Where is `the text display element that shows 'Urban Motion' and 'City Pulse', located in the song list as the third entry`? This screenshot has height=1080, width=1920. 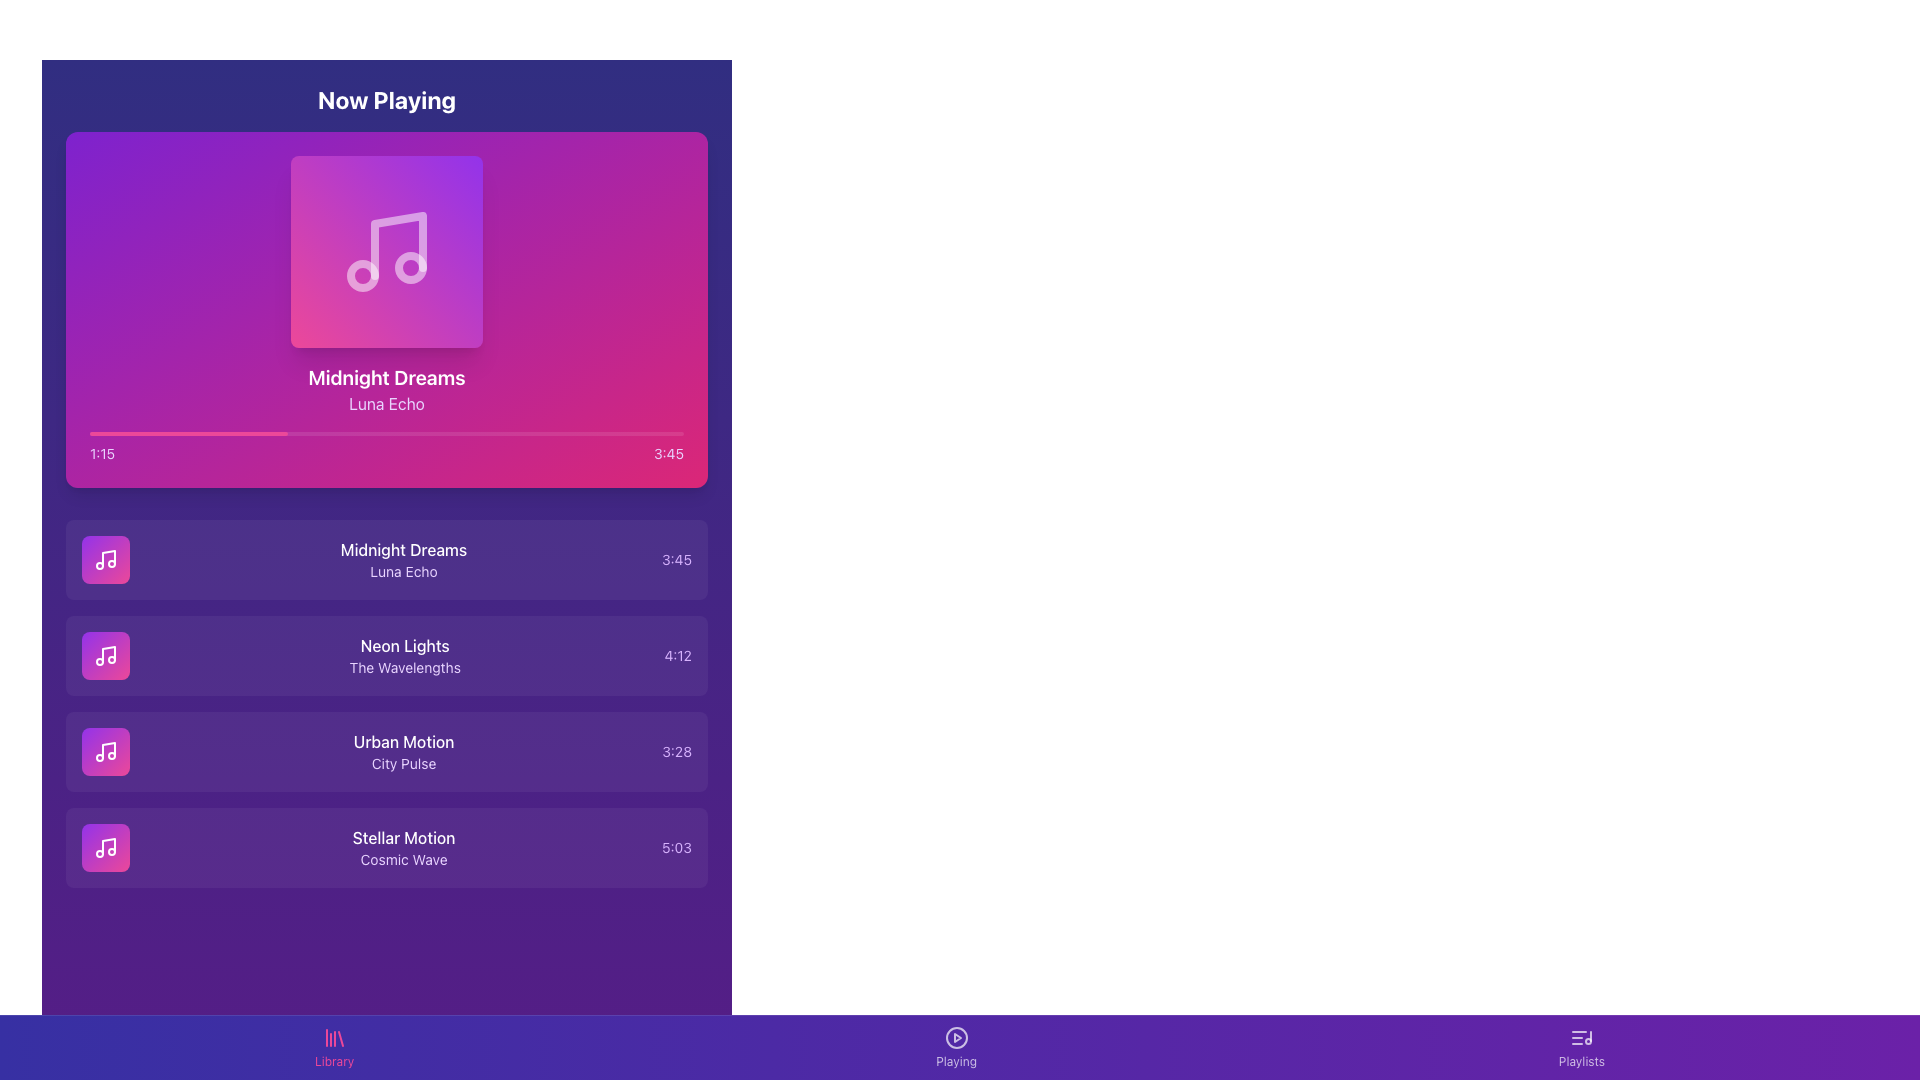 the text display element that shows 'Urban Motion' and 'City Pulse', located in the song list as the third entry is located at coordinates (403, 752).